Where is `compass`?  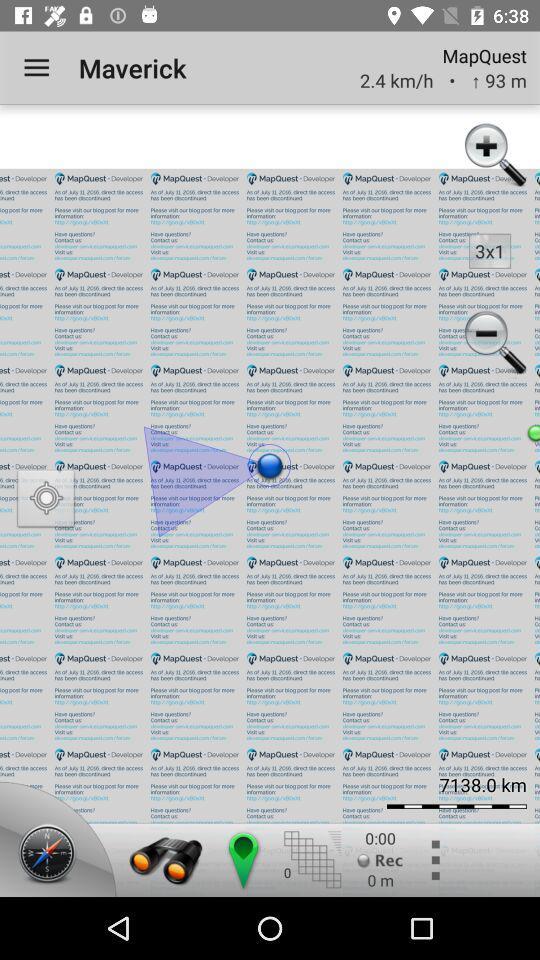
compass is located at coordinates (51, 853).